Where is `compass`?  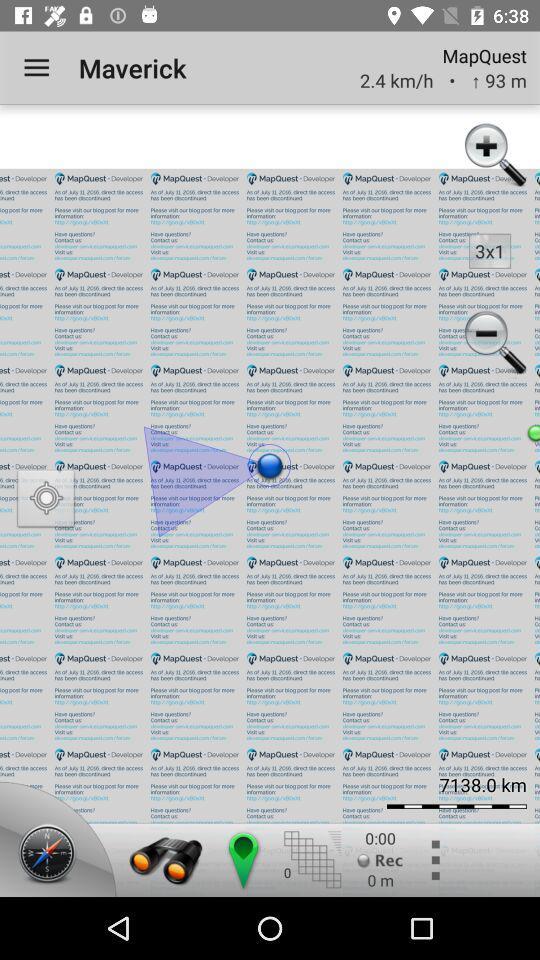
compass is located at coordinates (51, 853).